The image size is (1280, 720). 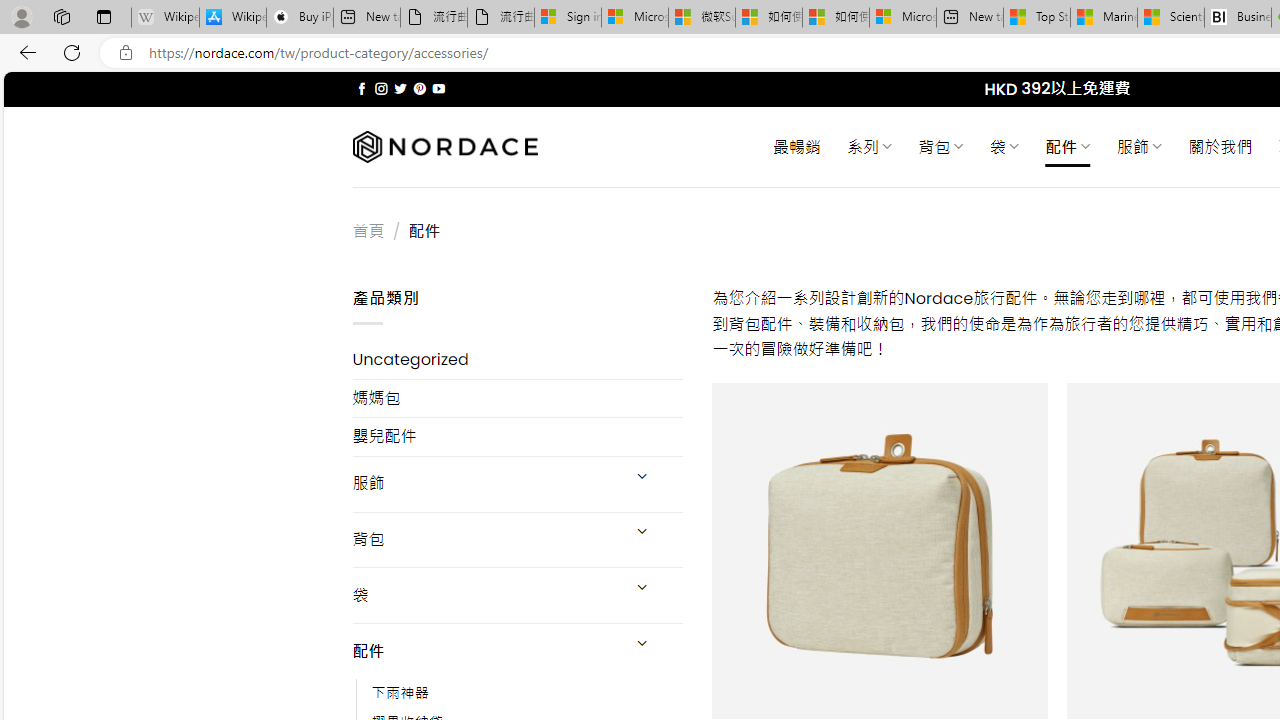 I want to click on 'Follow on YouTube', so click(x=438, y=88).